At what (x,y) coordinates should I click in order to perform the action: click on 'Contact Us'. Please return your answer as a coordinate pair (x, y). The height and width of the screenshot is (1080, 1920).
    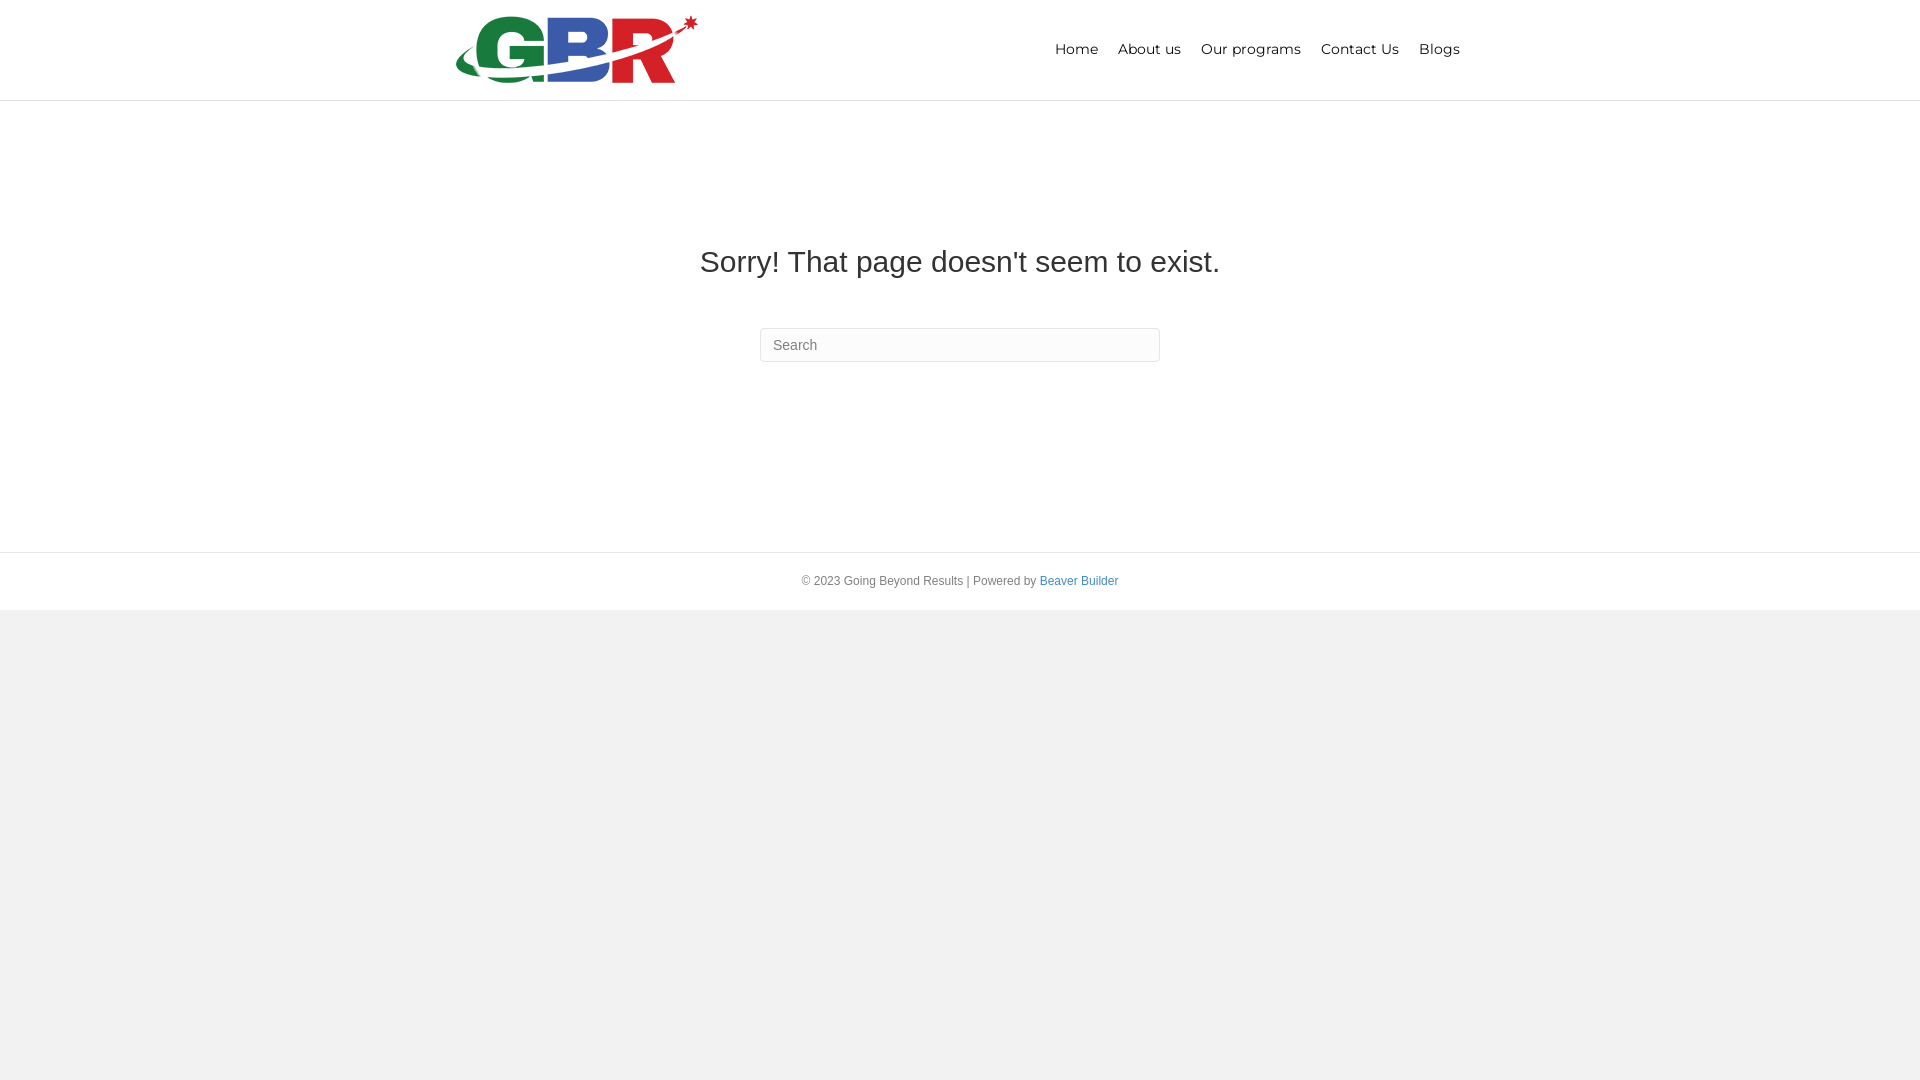
    Looking at the image, I should click on (1359, 49).